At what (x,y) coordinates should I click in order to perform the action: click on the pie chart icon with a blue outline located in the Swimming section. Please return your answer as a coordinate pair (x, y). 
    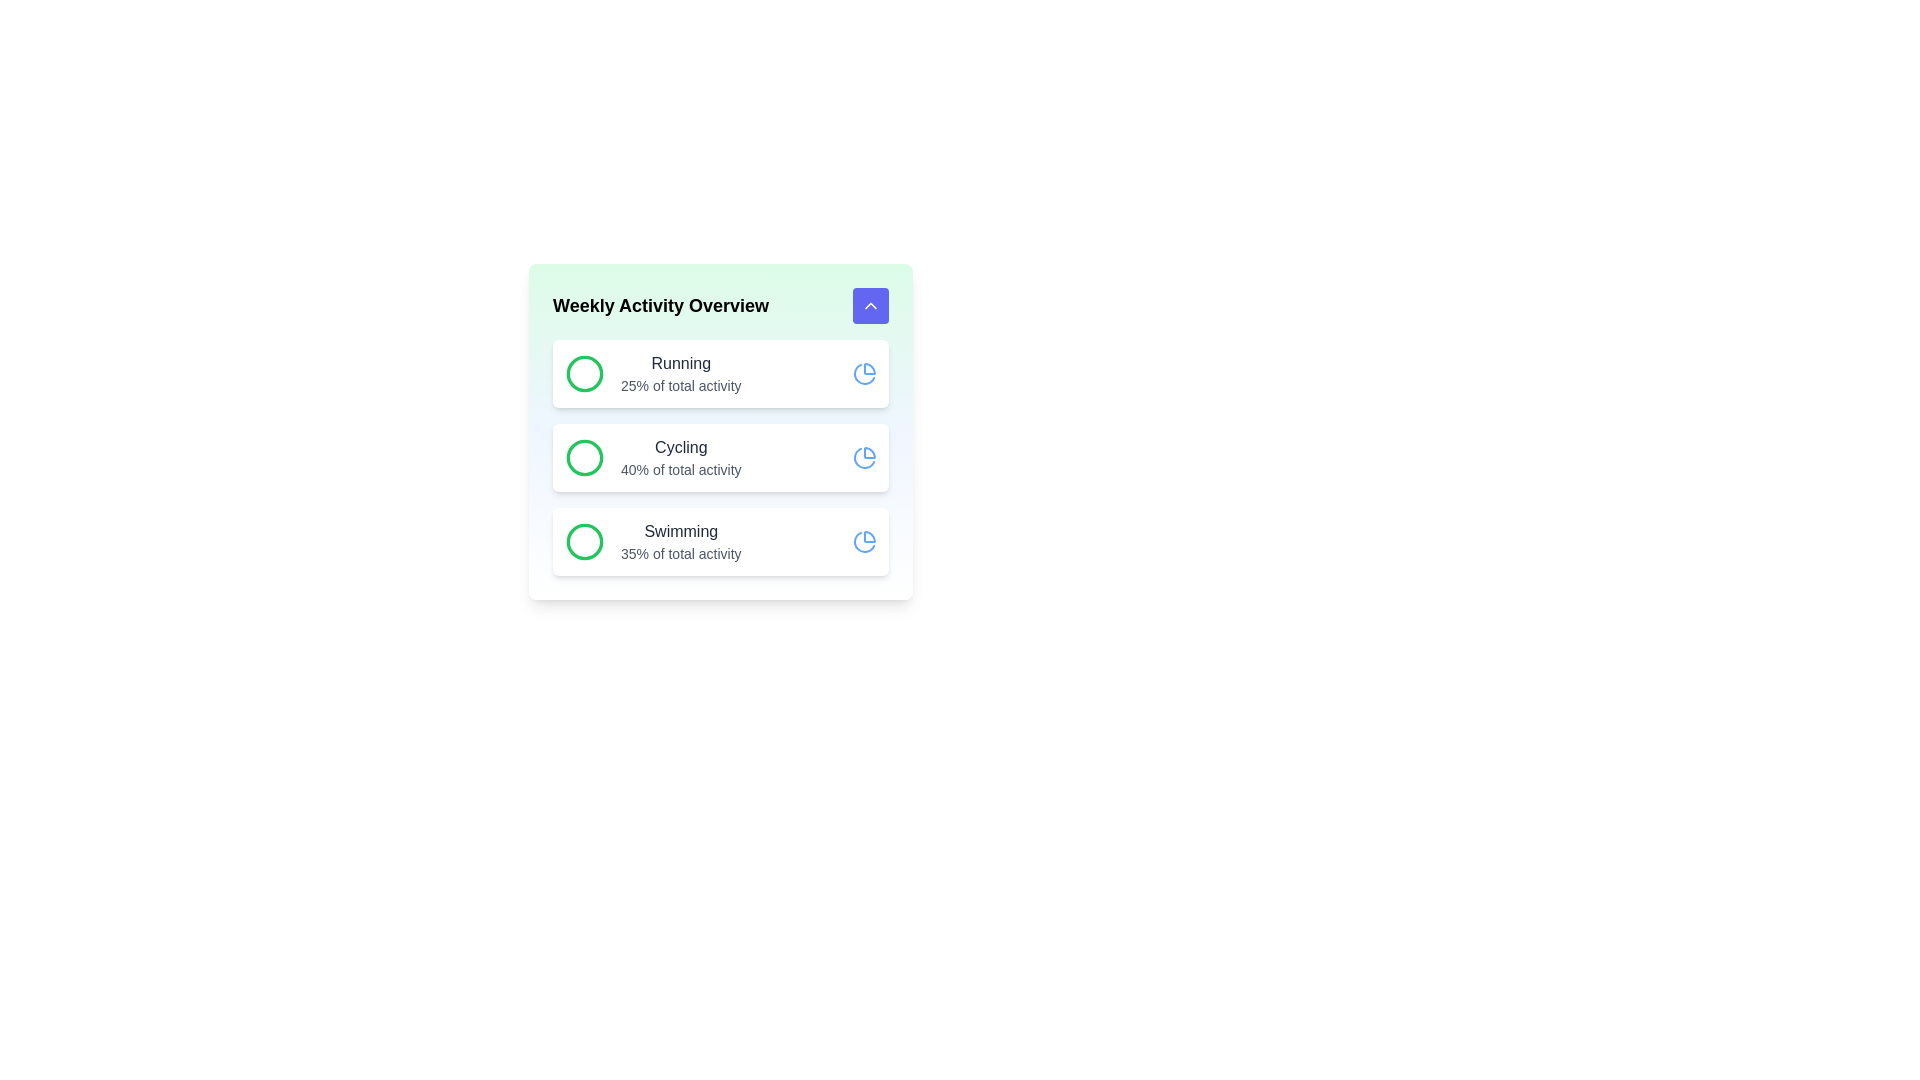
    Looking at the image, I should click on (864, 542).